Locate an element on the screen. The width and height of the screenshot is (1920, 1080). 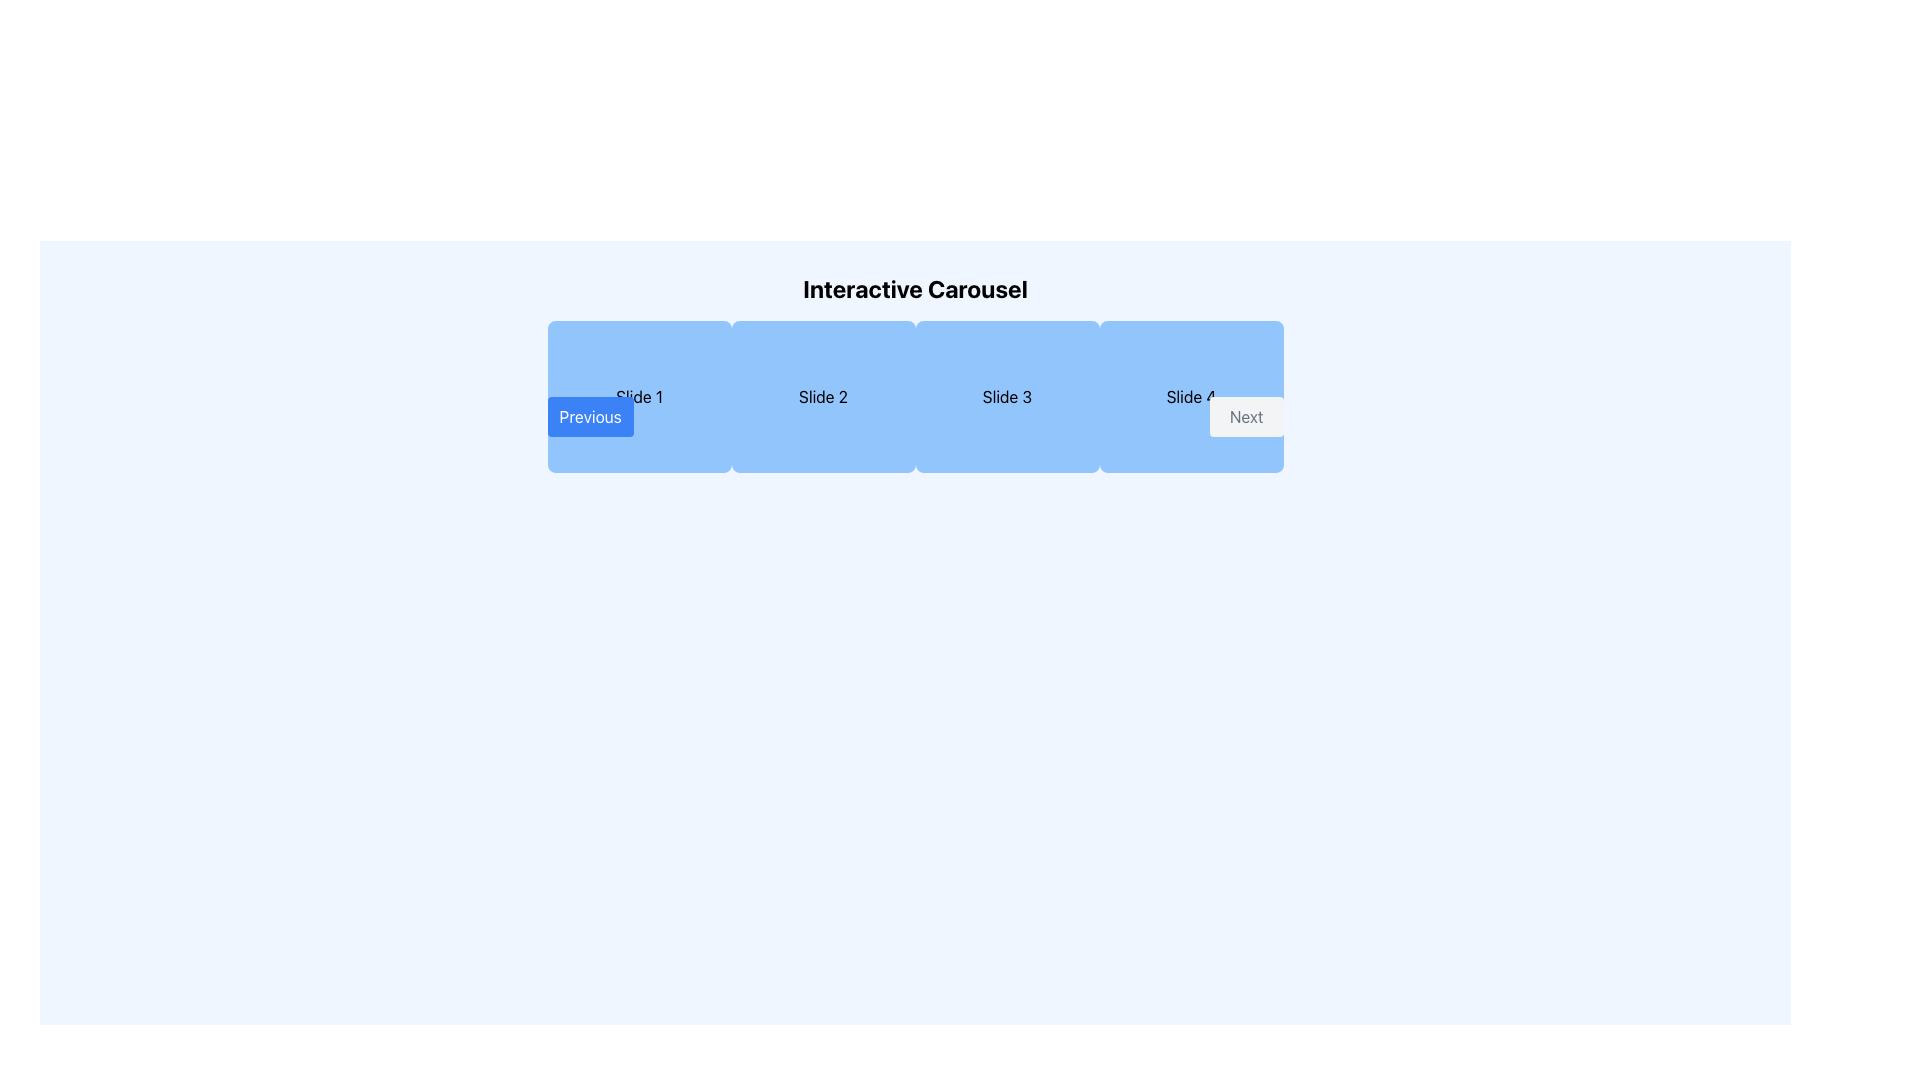
the text element displaying 'Interactive Carousel', which is prominently positioned at the top-center of the page and serves as the section title is located at coordinates (914, 289).